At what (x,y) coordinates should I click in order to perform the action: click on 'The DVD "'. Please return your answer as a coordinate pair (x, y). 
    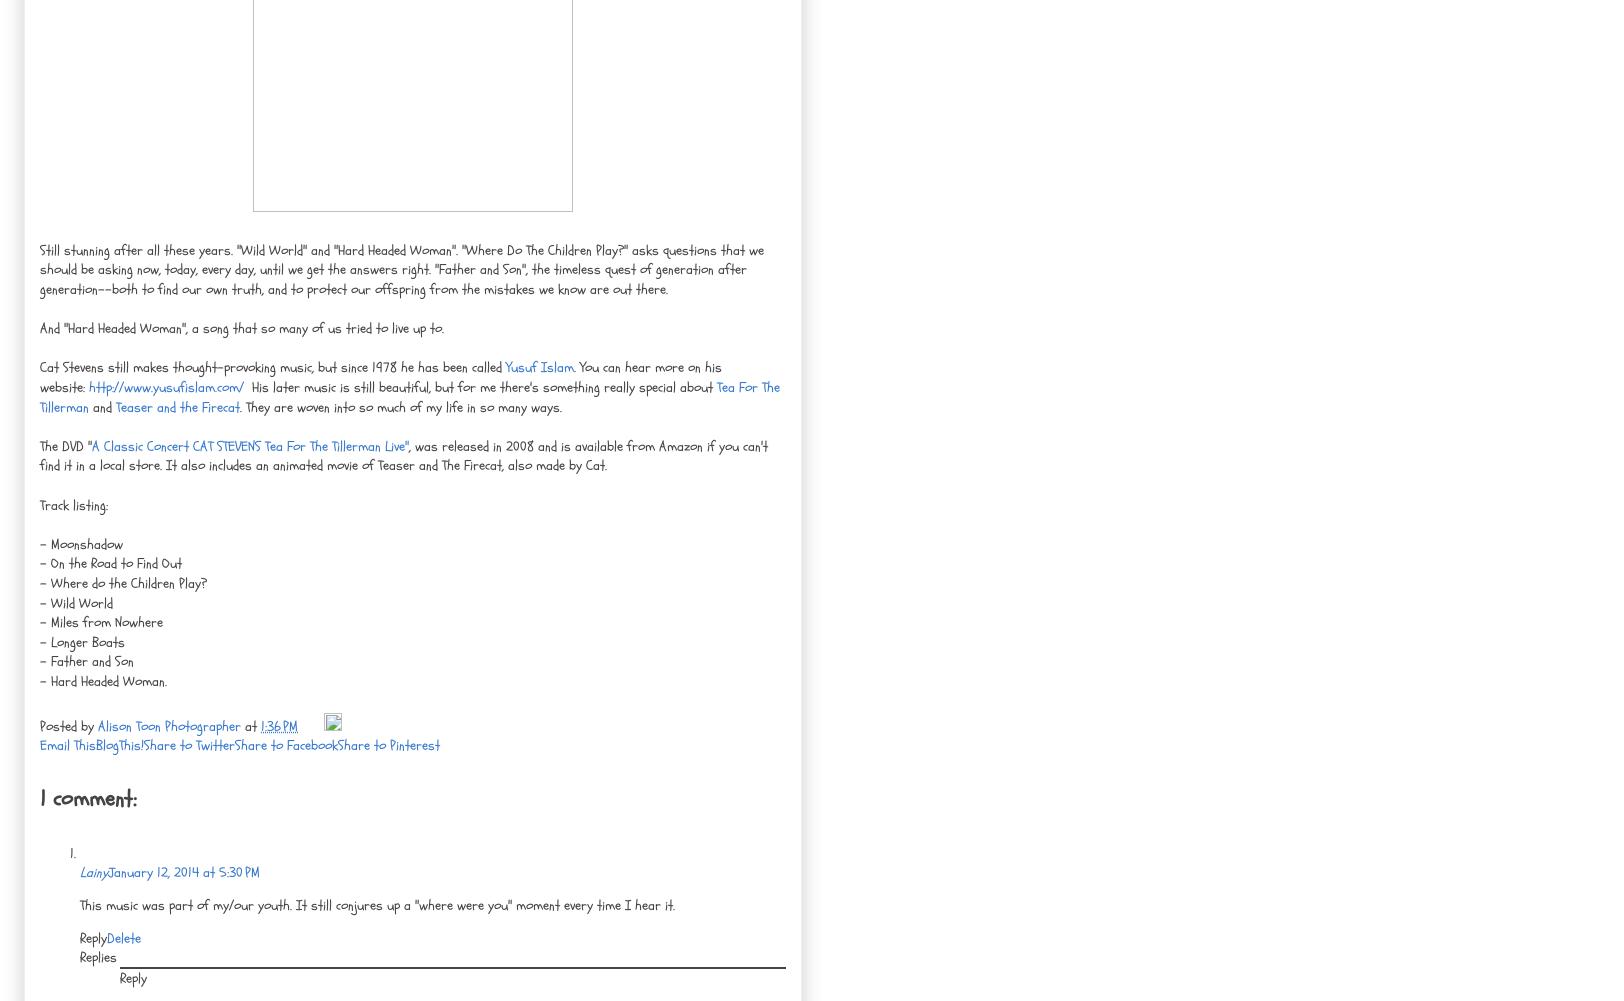
    Looking at the image, I should click on (65, 445).